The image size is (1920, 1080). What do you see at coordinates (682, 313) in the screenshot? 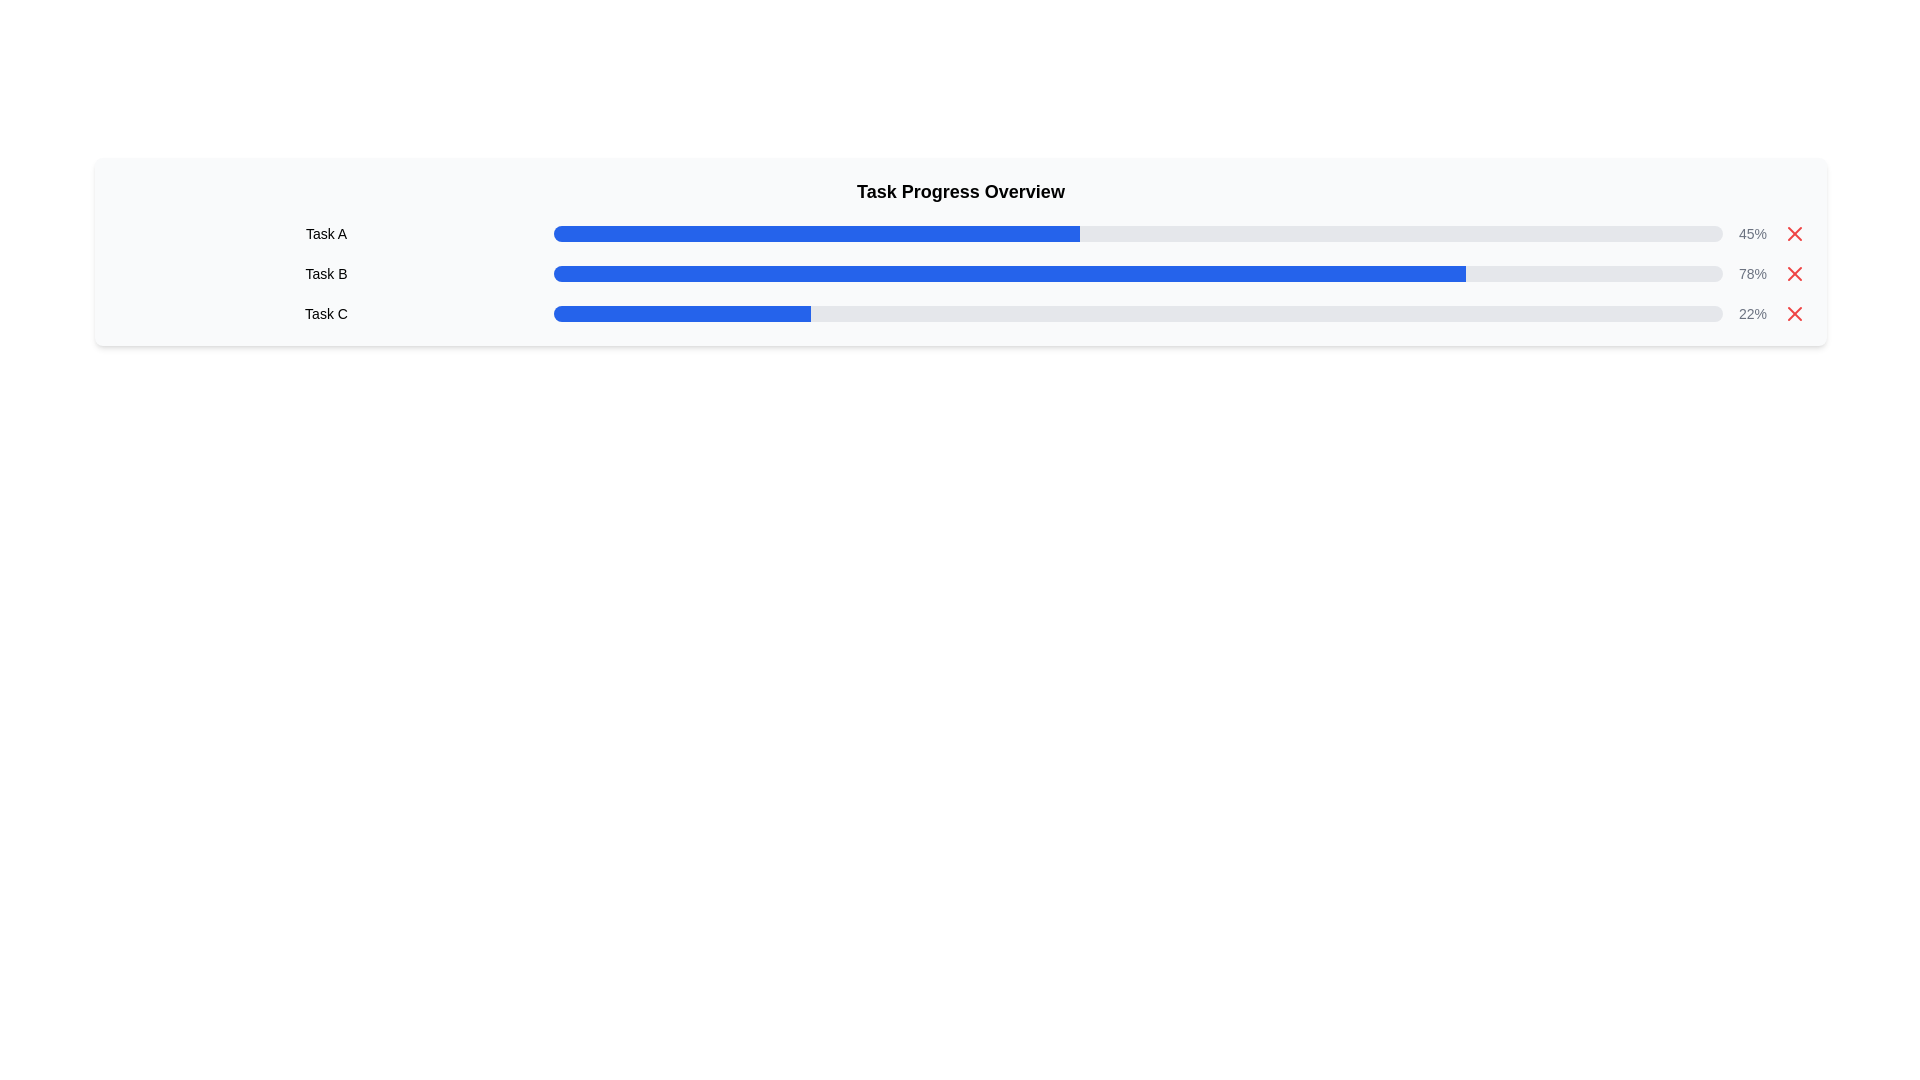
I see `the filled portion of the progress bar segment indicating 22% progress of 'Task C'` at bounding box center [682, 313].